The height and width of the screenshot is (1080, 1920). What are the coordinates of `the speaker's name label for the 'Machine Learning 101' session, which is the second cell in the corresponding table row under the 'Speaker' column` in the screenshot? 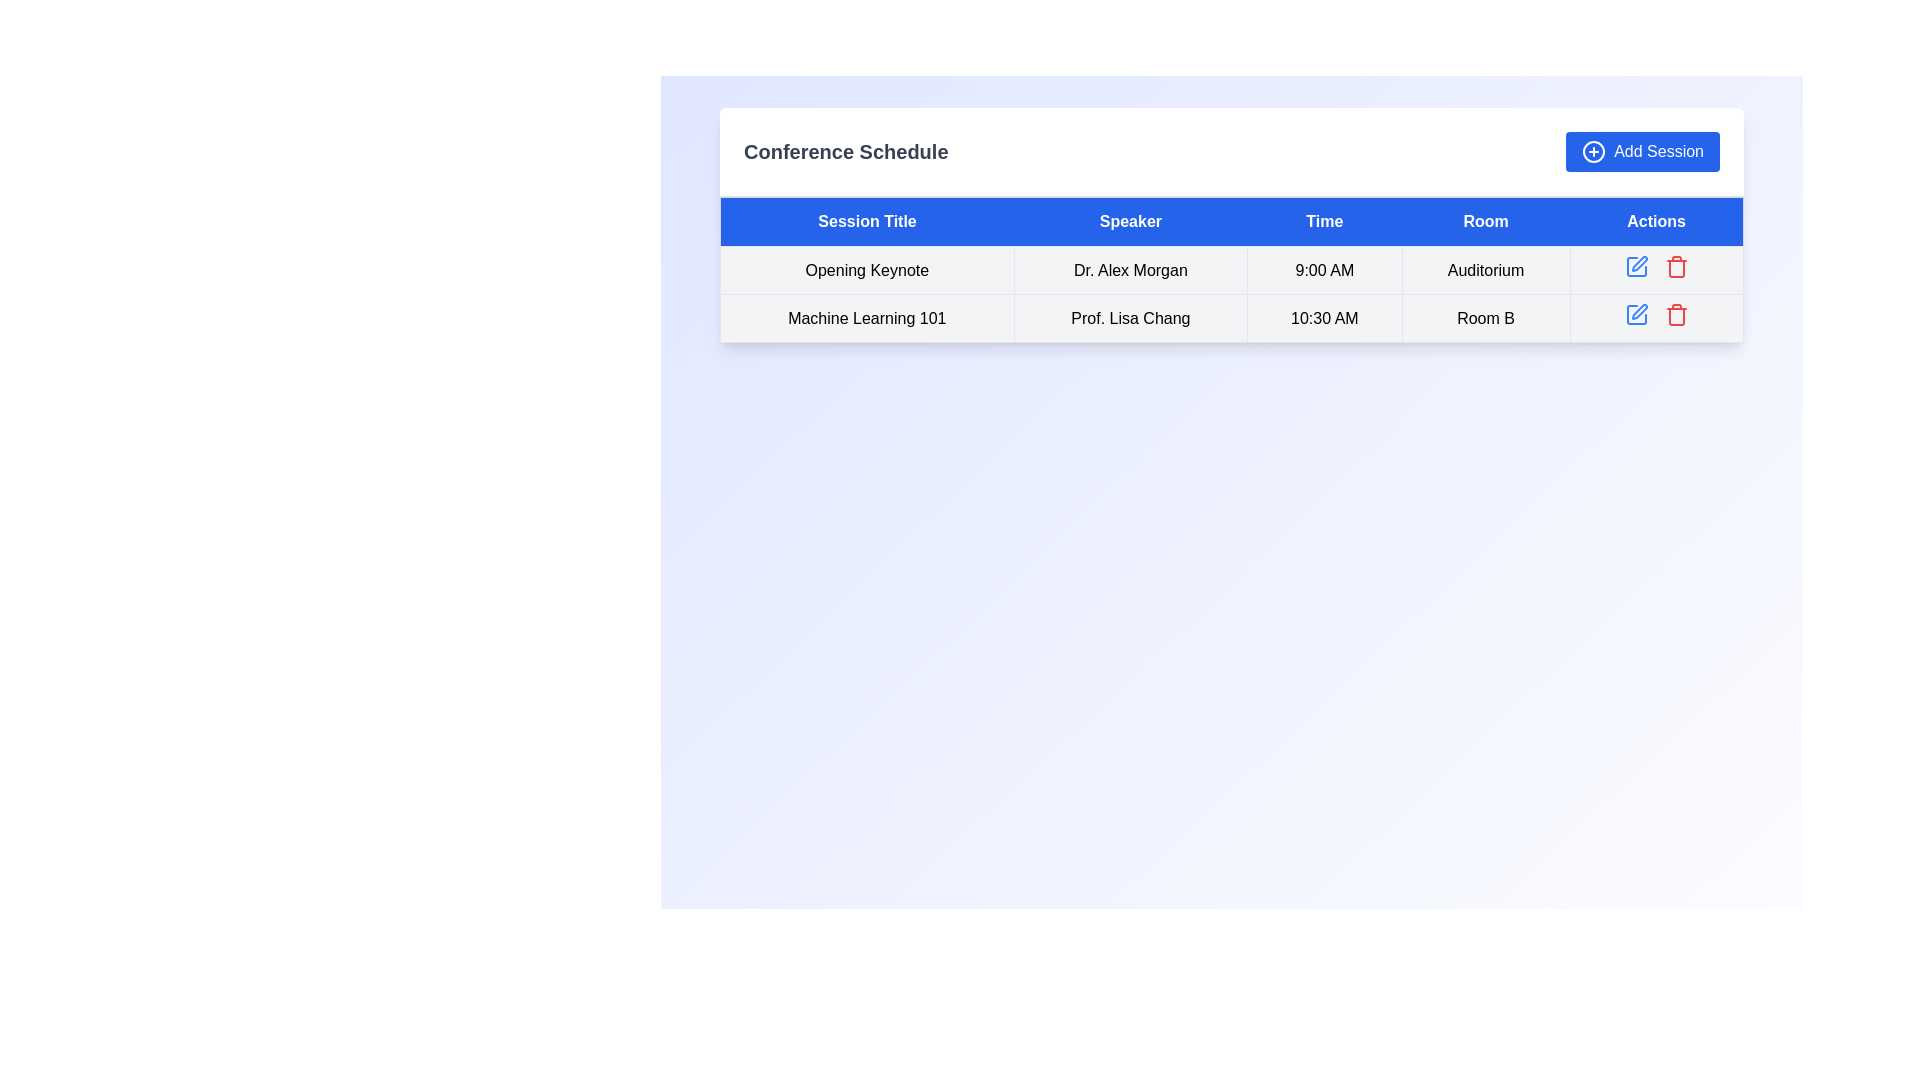 It's located at (1130, 317).